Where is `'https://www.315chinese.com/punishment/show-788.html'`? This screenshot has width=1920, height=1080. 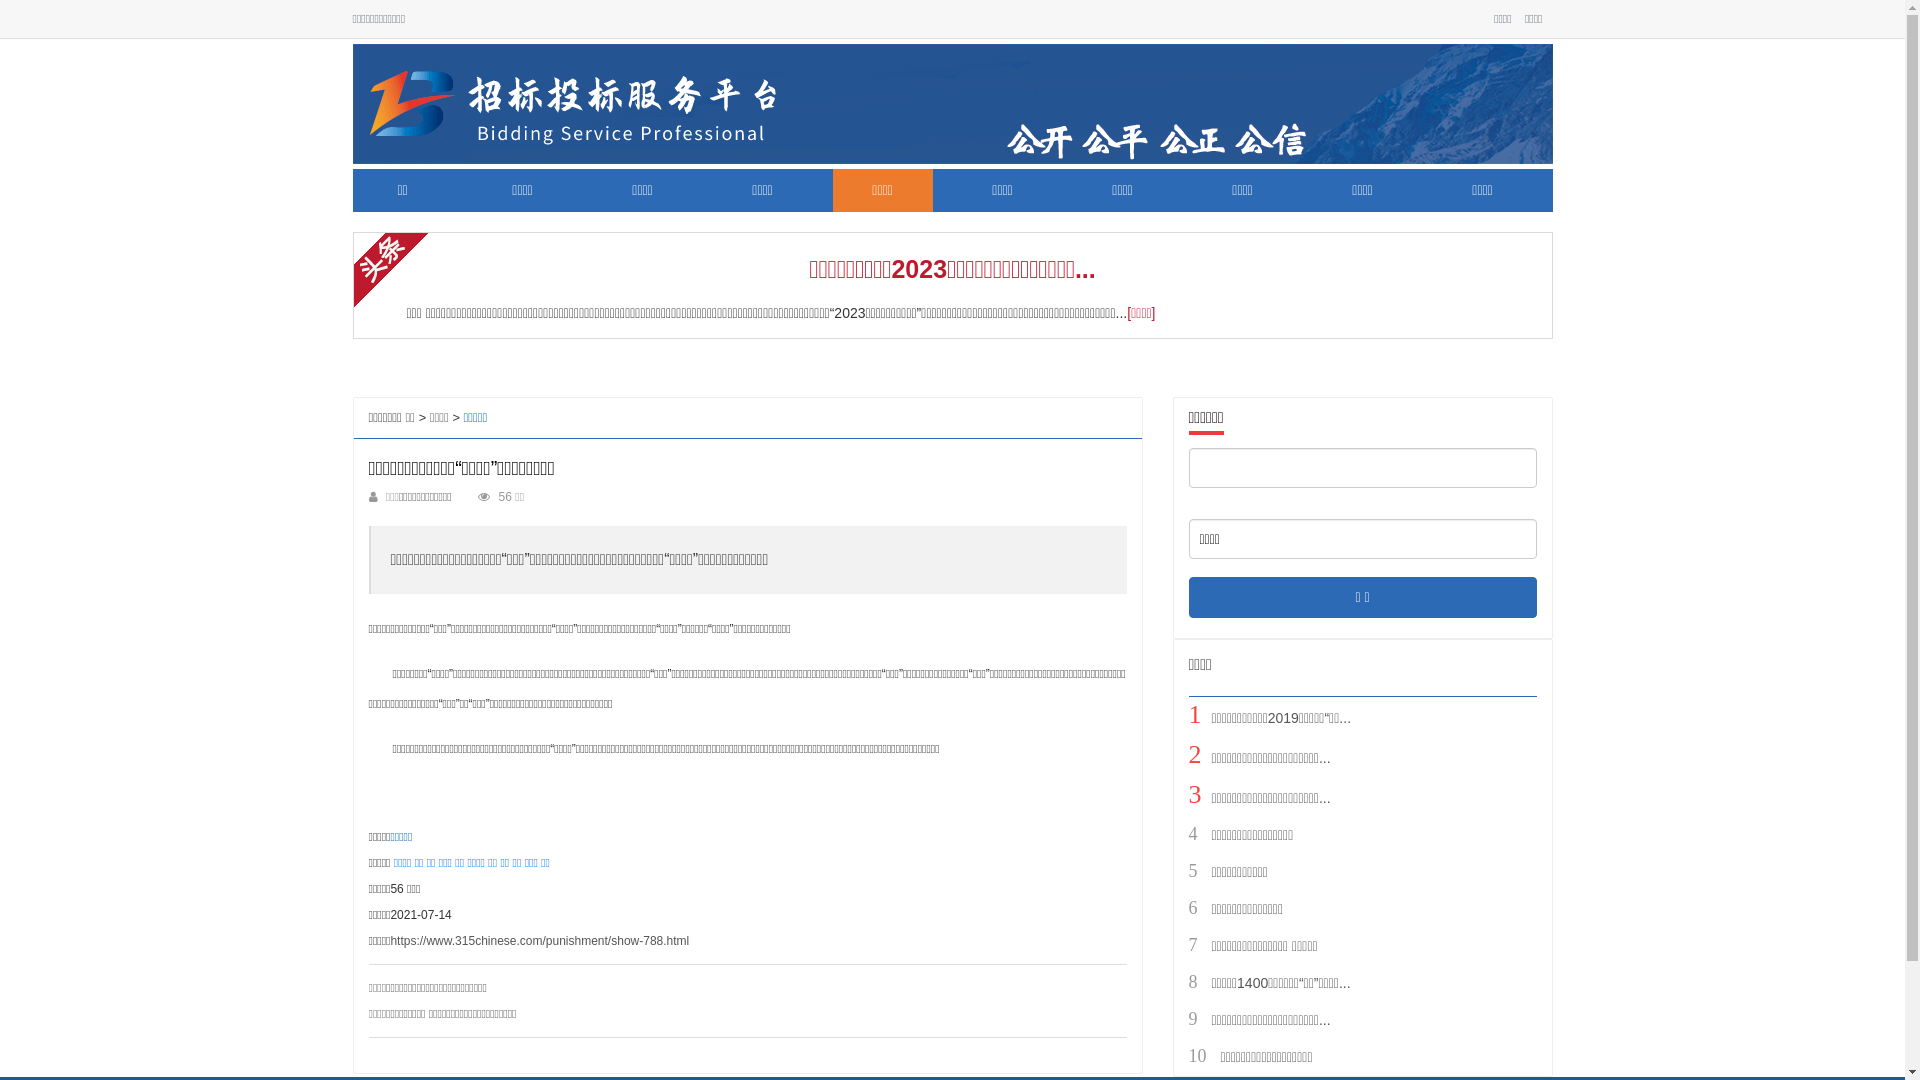
'https://www.315chinese.com/punishment/show-788.html' is located at coordinates (539, 941).